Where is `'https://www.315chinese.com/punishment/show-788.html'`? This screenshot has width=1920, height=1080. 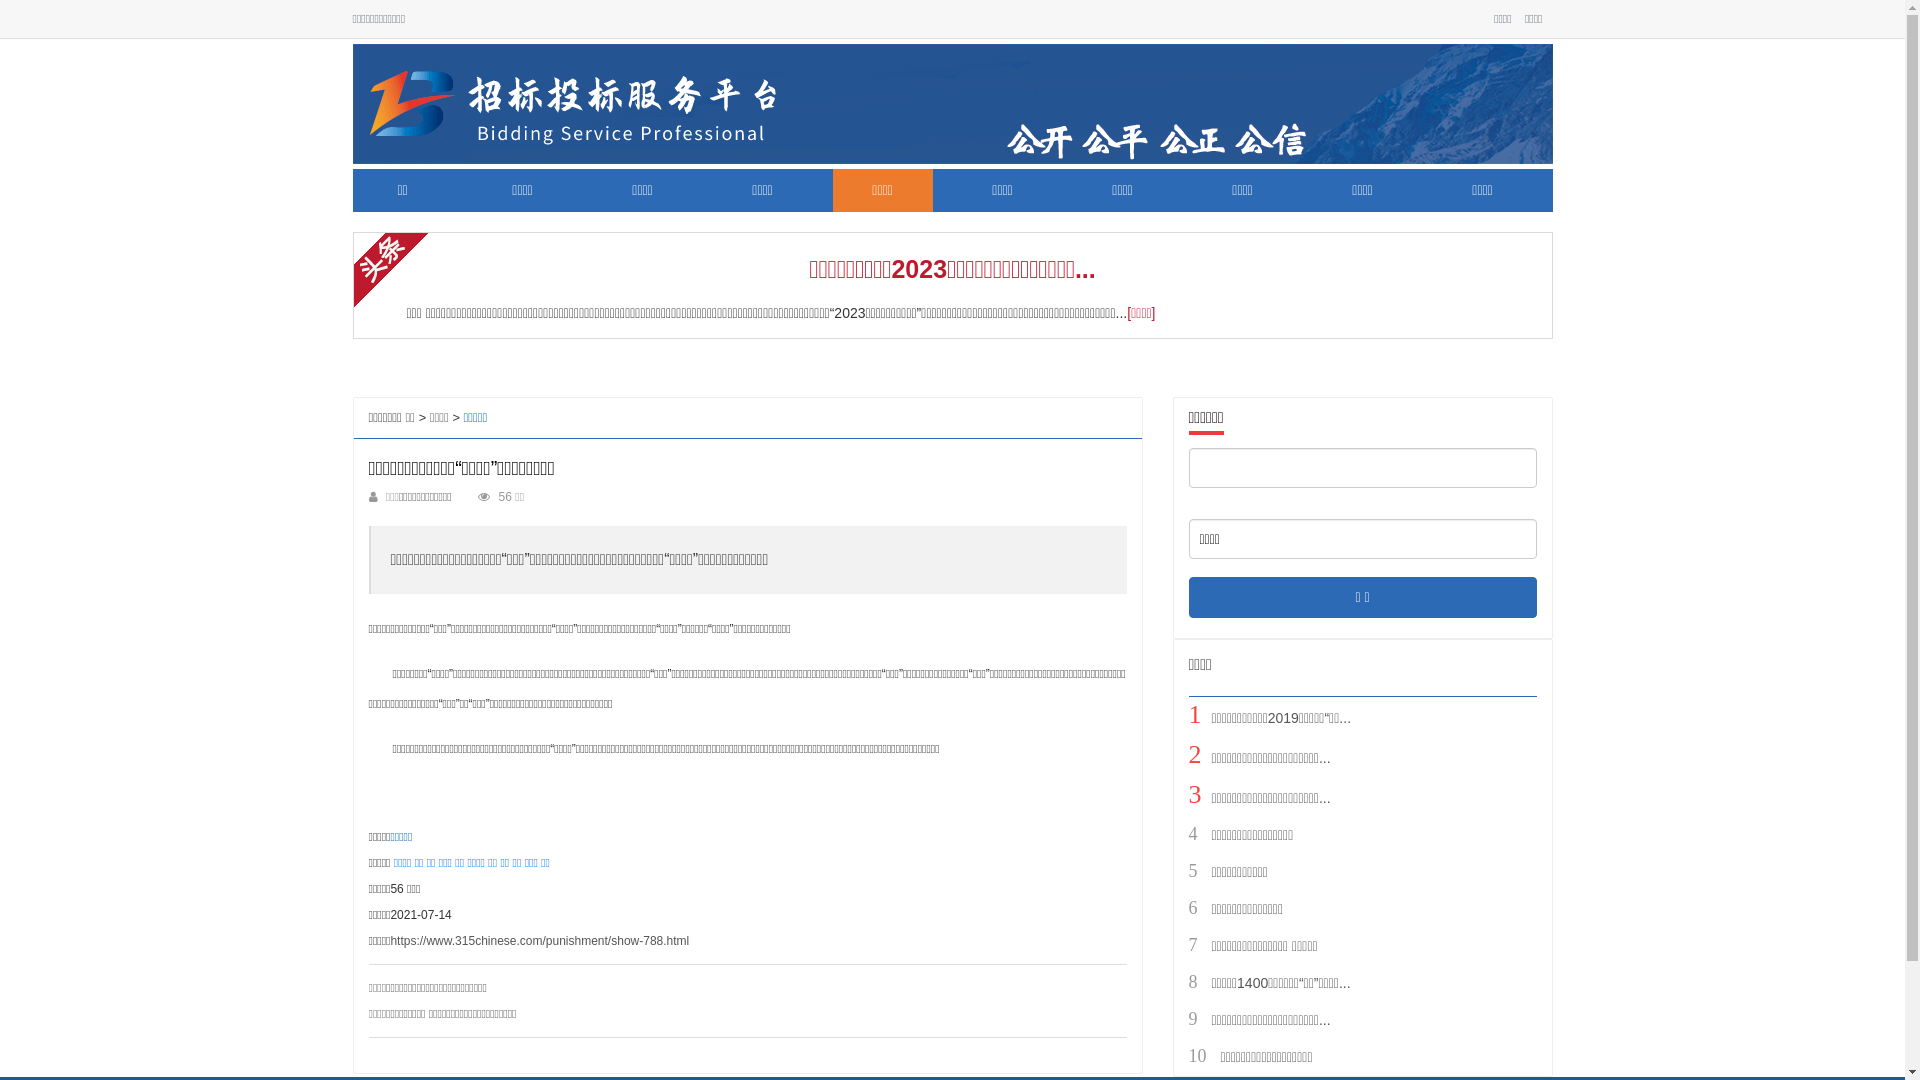
'https://www.315chinese.com/punishment/show-788.html' is located at coordinates (539, 941).